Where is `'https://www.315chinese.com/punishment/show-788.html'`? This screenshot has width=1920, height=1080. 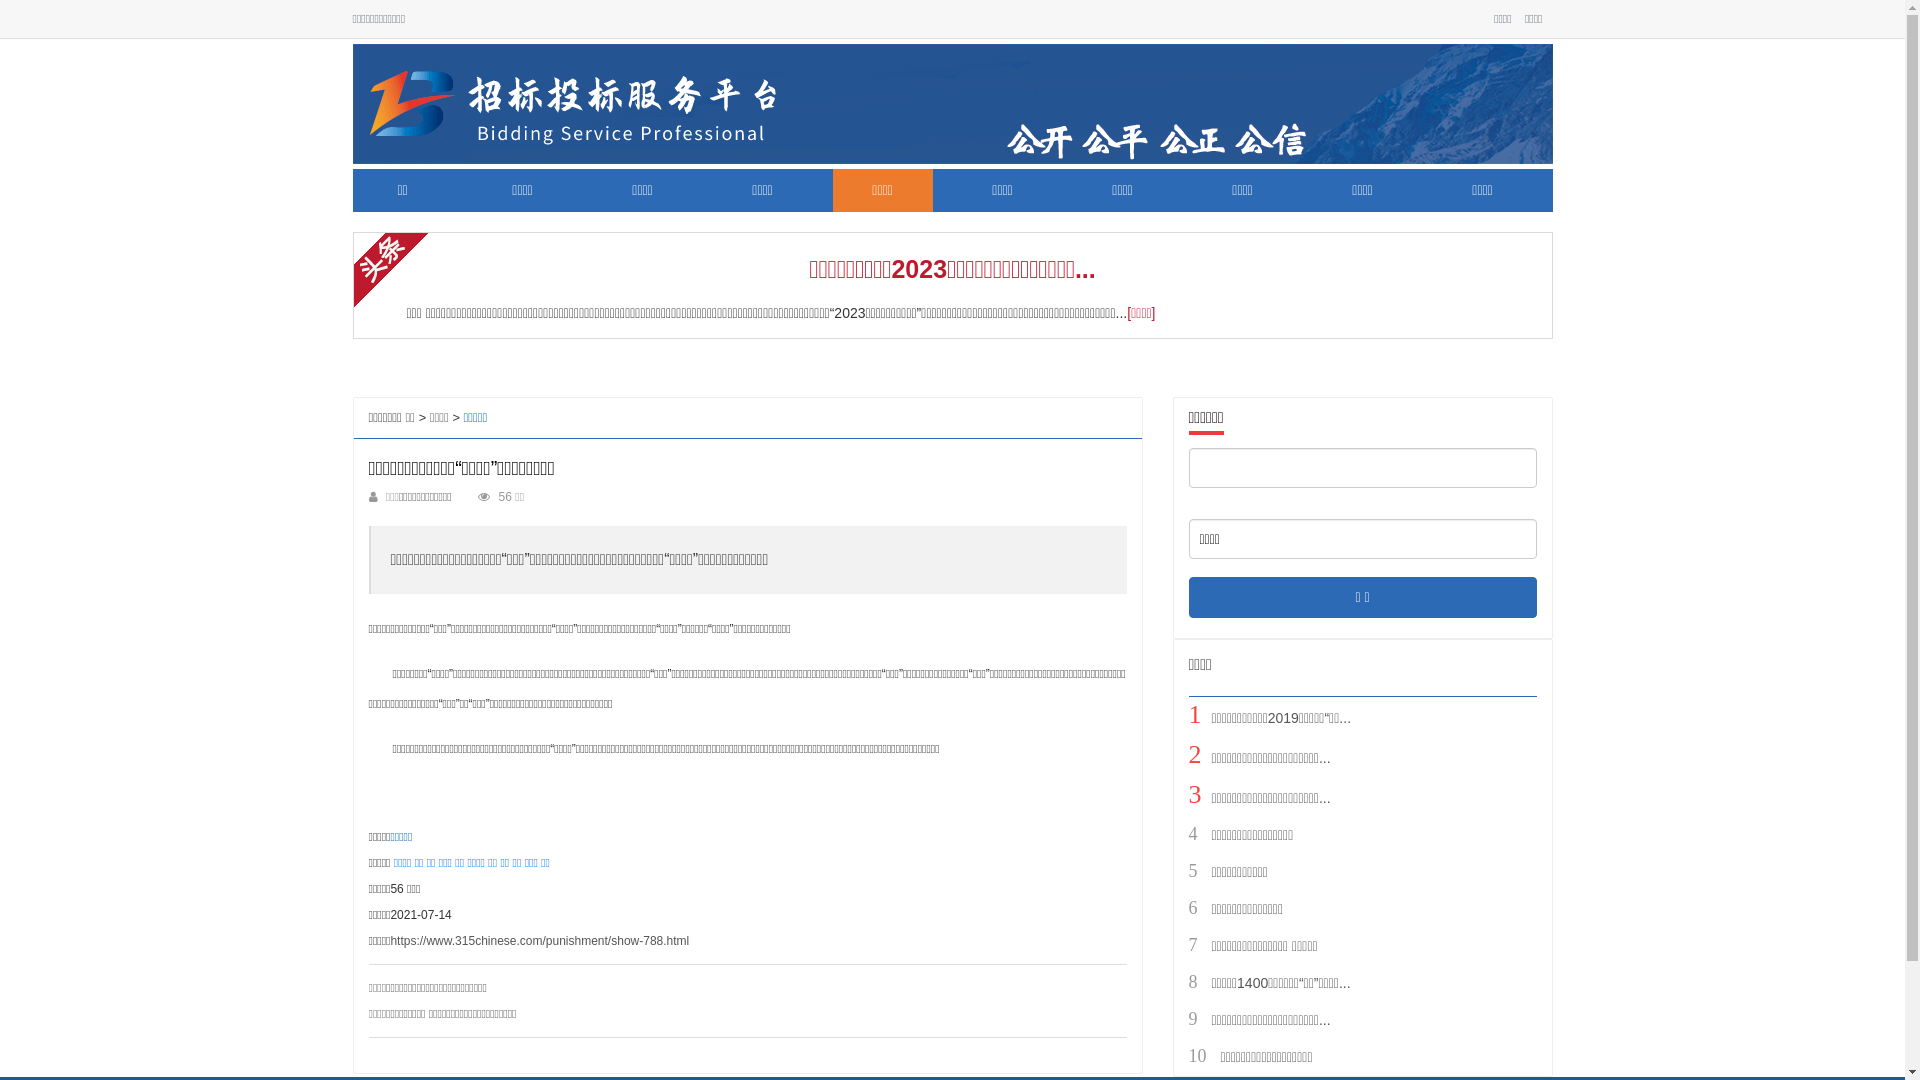
'https://www.315chinese.com/punishment/show-788.html' is located at coordinates (539, 941).